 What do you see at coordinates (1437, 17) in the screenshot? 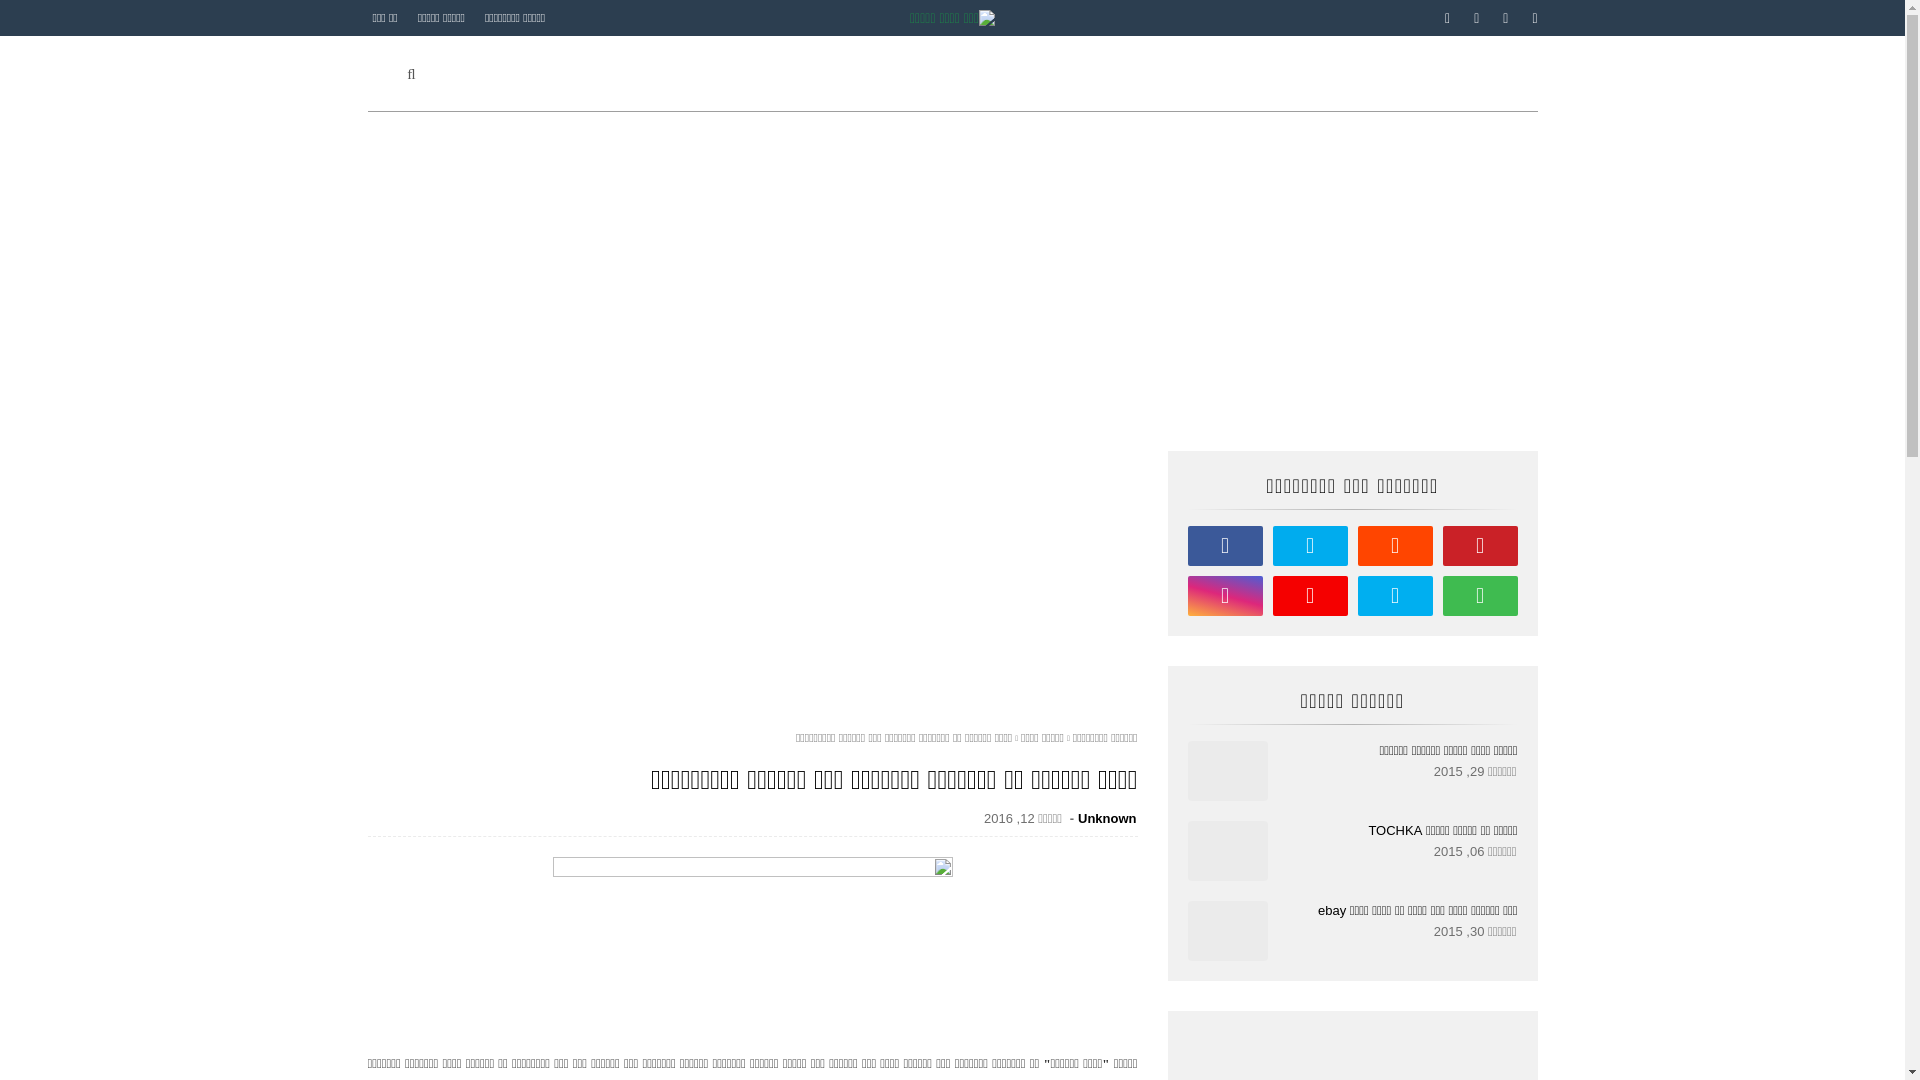
I see `'facebook'` at bounding box center [1437, 17].